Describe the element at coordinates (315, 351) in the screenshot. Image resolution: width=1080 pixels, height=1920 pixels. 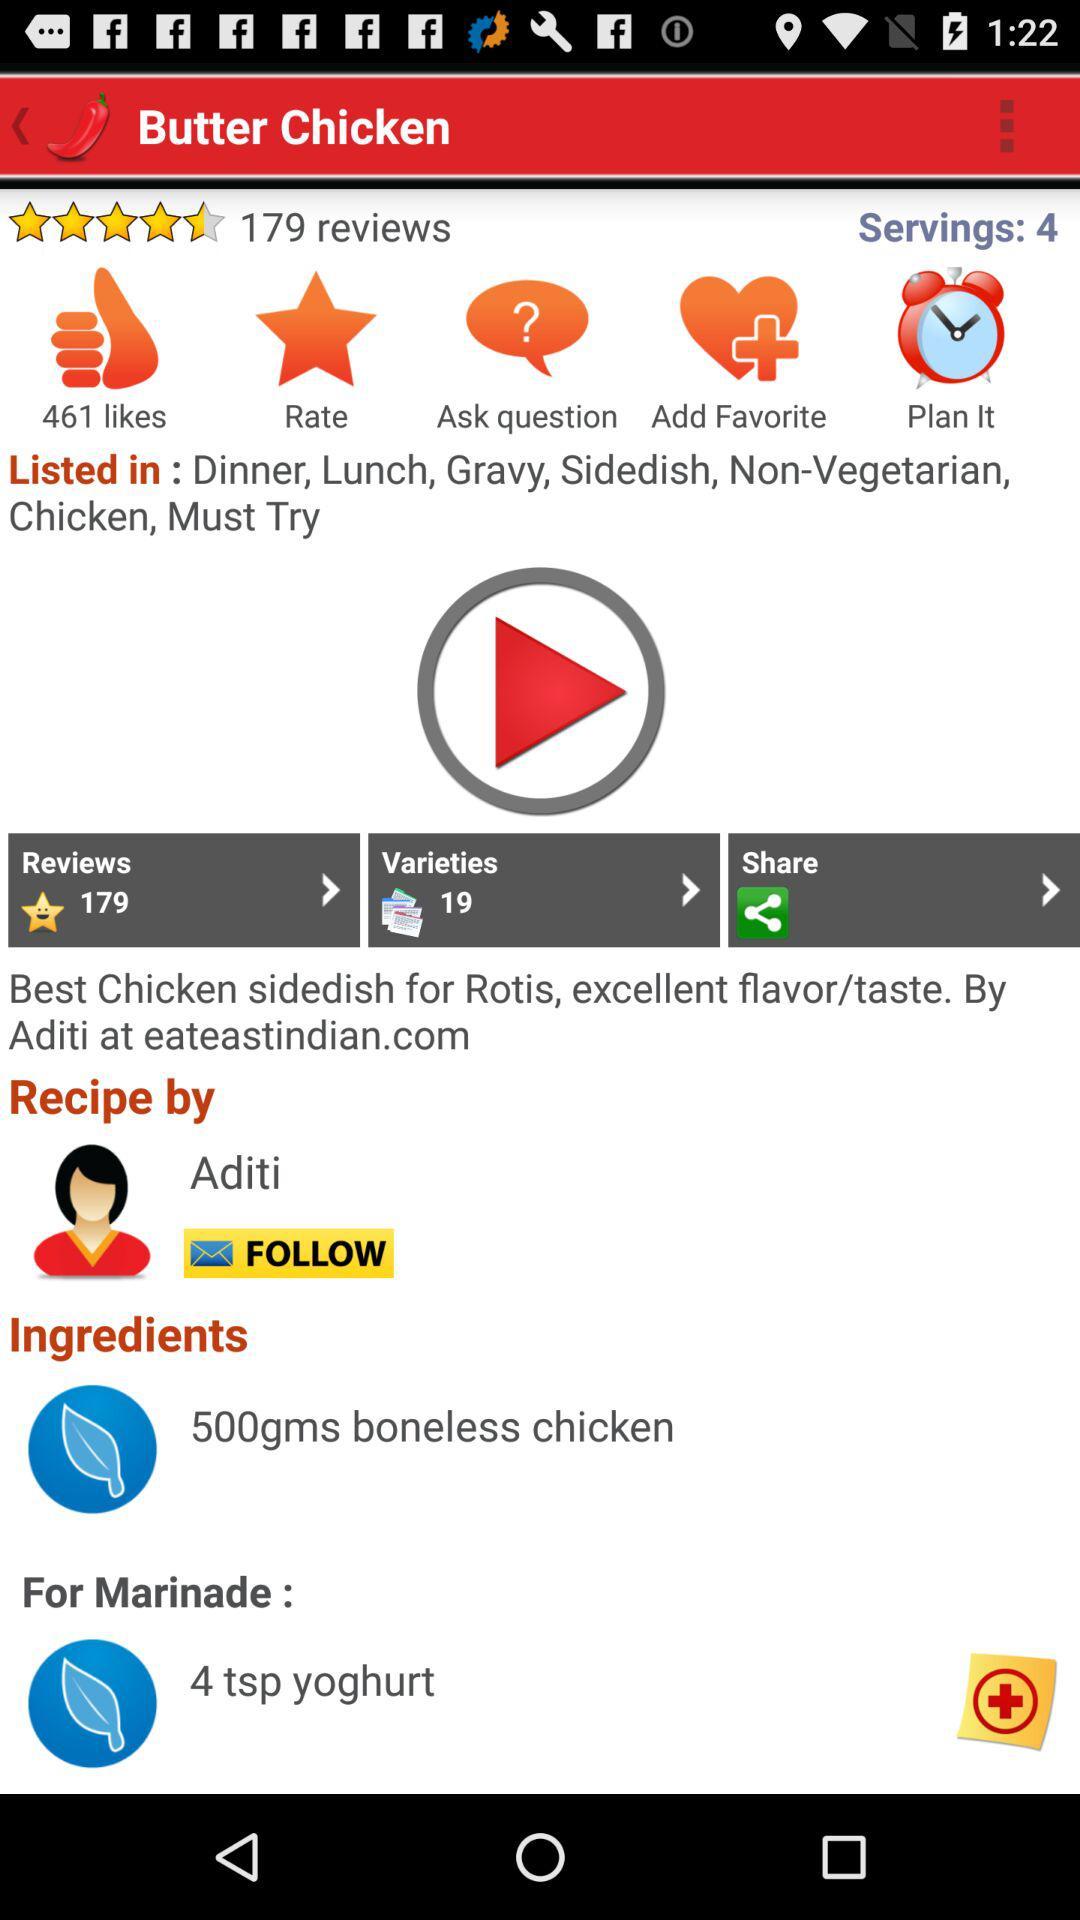
I see `the star icon` at that location.